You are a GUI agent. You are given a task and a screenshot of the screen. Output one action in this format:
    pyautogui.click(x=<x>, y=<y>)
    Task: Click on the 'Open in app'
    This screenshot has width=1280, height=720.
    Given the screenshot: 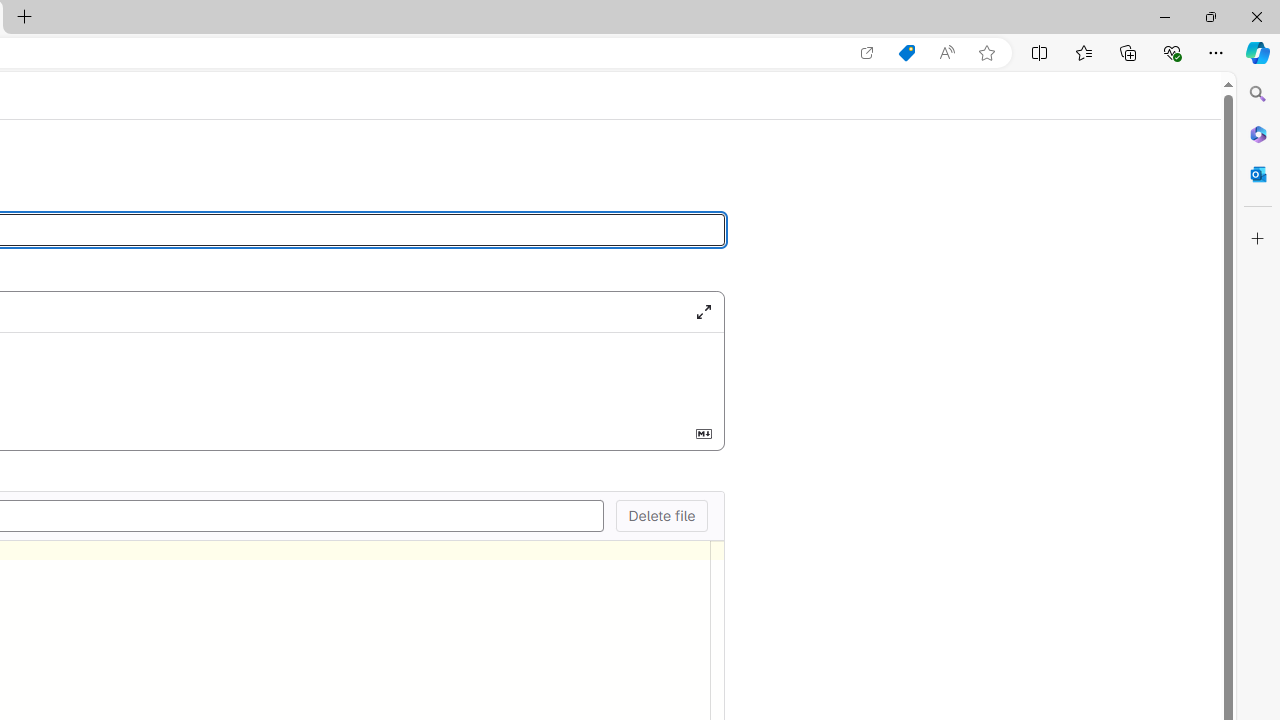 What is the action you would take?
    pyautogui.click(x=867, y=52)
    